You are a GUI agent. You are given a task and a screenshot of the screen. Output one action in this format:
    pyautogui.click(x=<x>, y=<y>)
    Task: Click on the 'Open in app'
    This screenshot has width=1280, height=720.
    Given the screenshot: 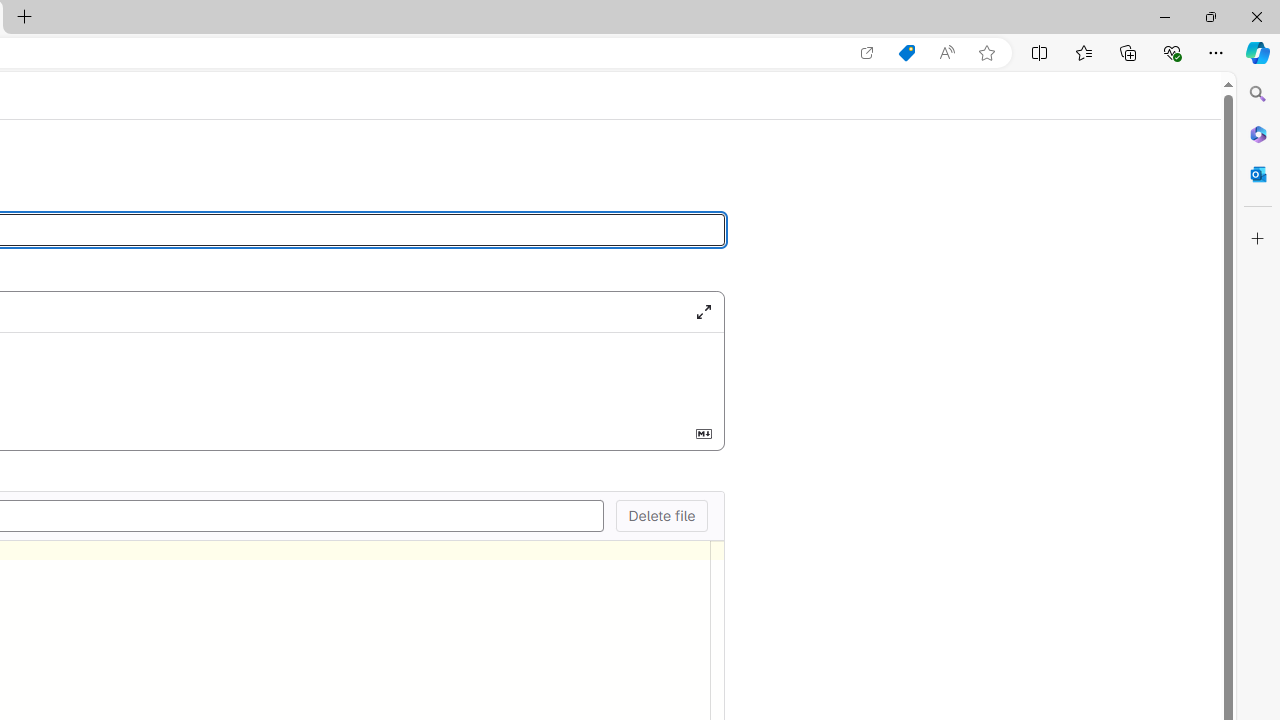 What is the action you would take?
    pyautogui.click(x=867, y=52)
    